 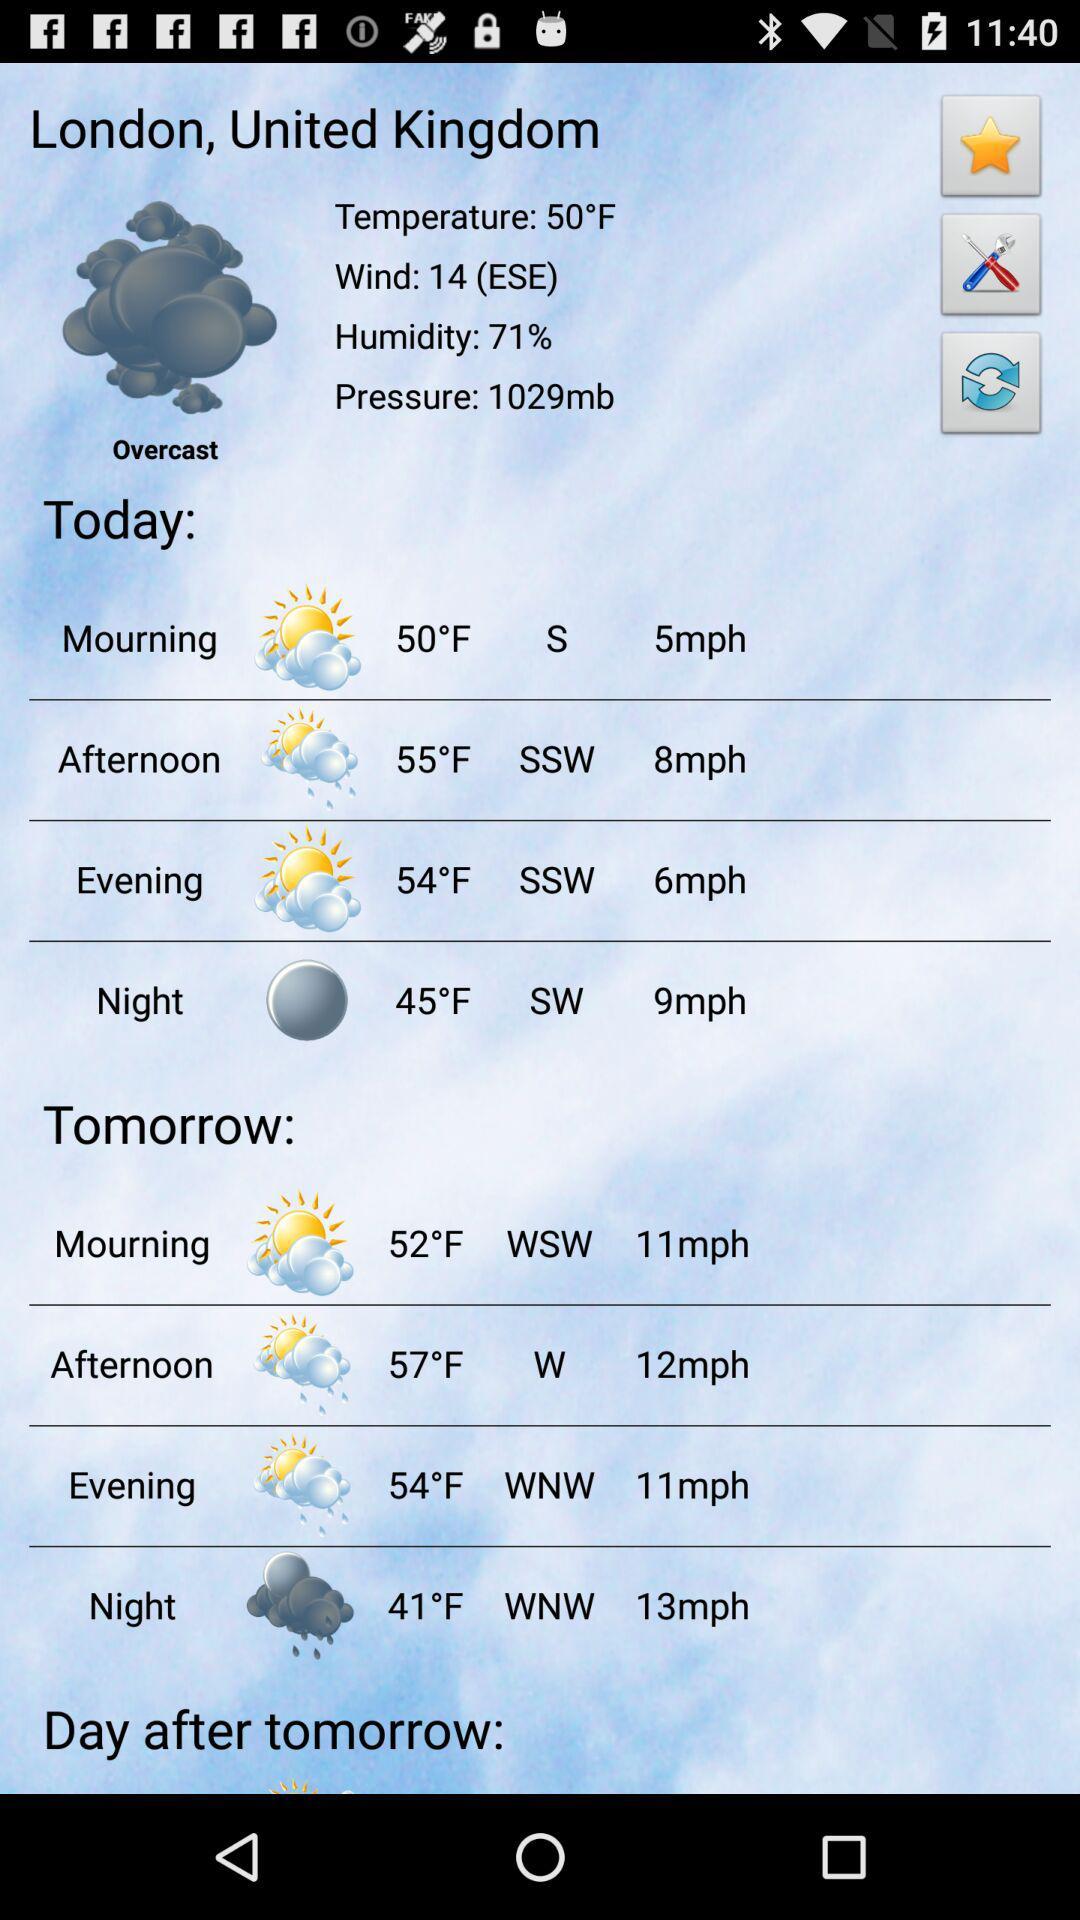 What do you see at coordinates (991, 388) in the screenshot?
I see `item to the right of the wind: 14 (ese) app` at bounding box center [991, 388].